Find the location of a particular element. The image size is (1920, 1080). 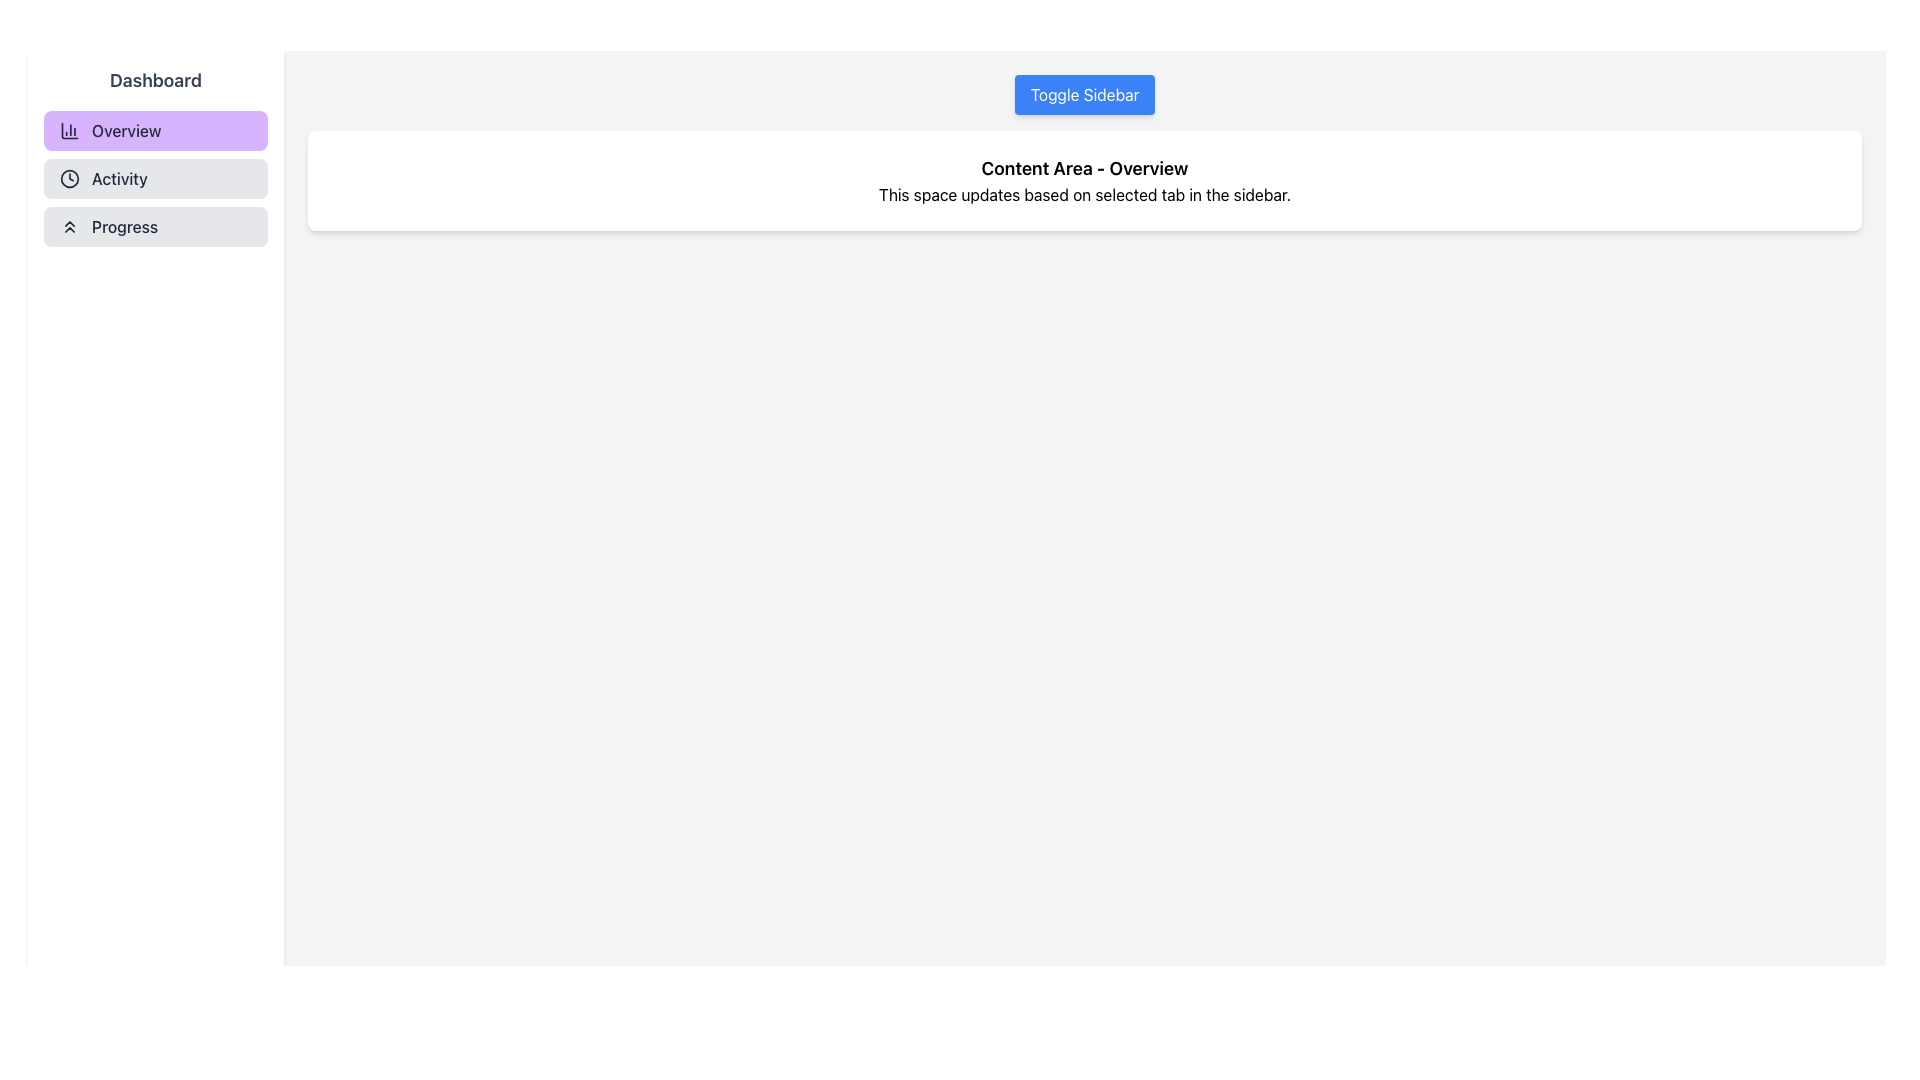

the purple rectangular button labeled 'Overview' which features a chart icon on the left side is located at coordinates (155, 131).